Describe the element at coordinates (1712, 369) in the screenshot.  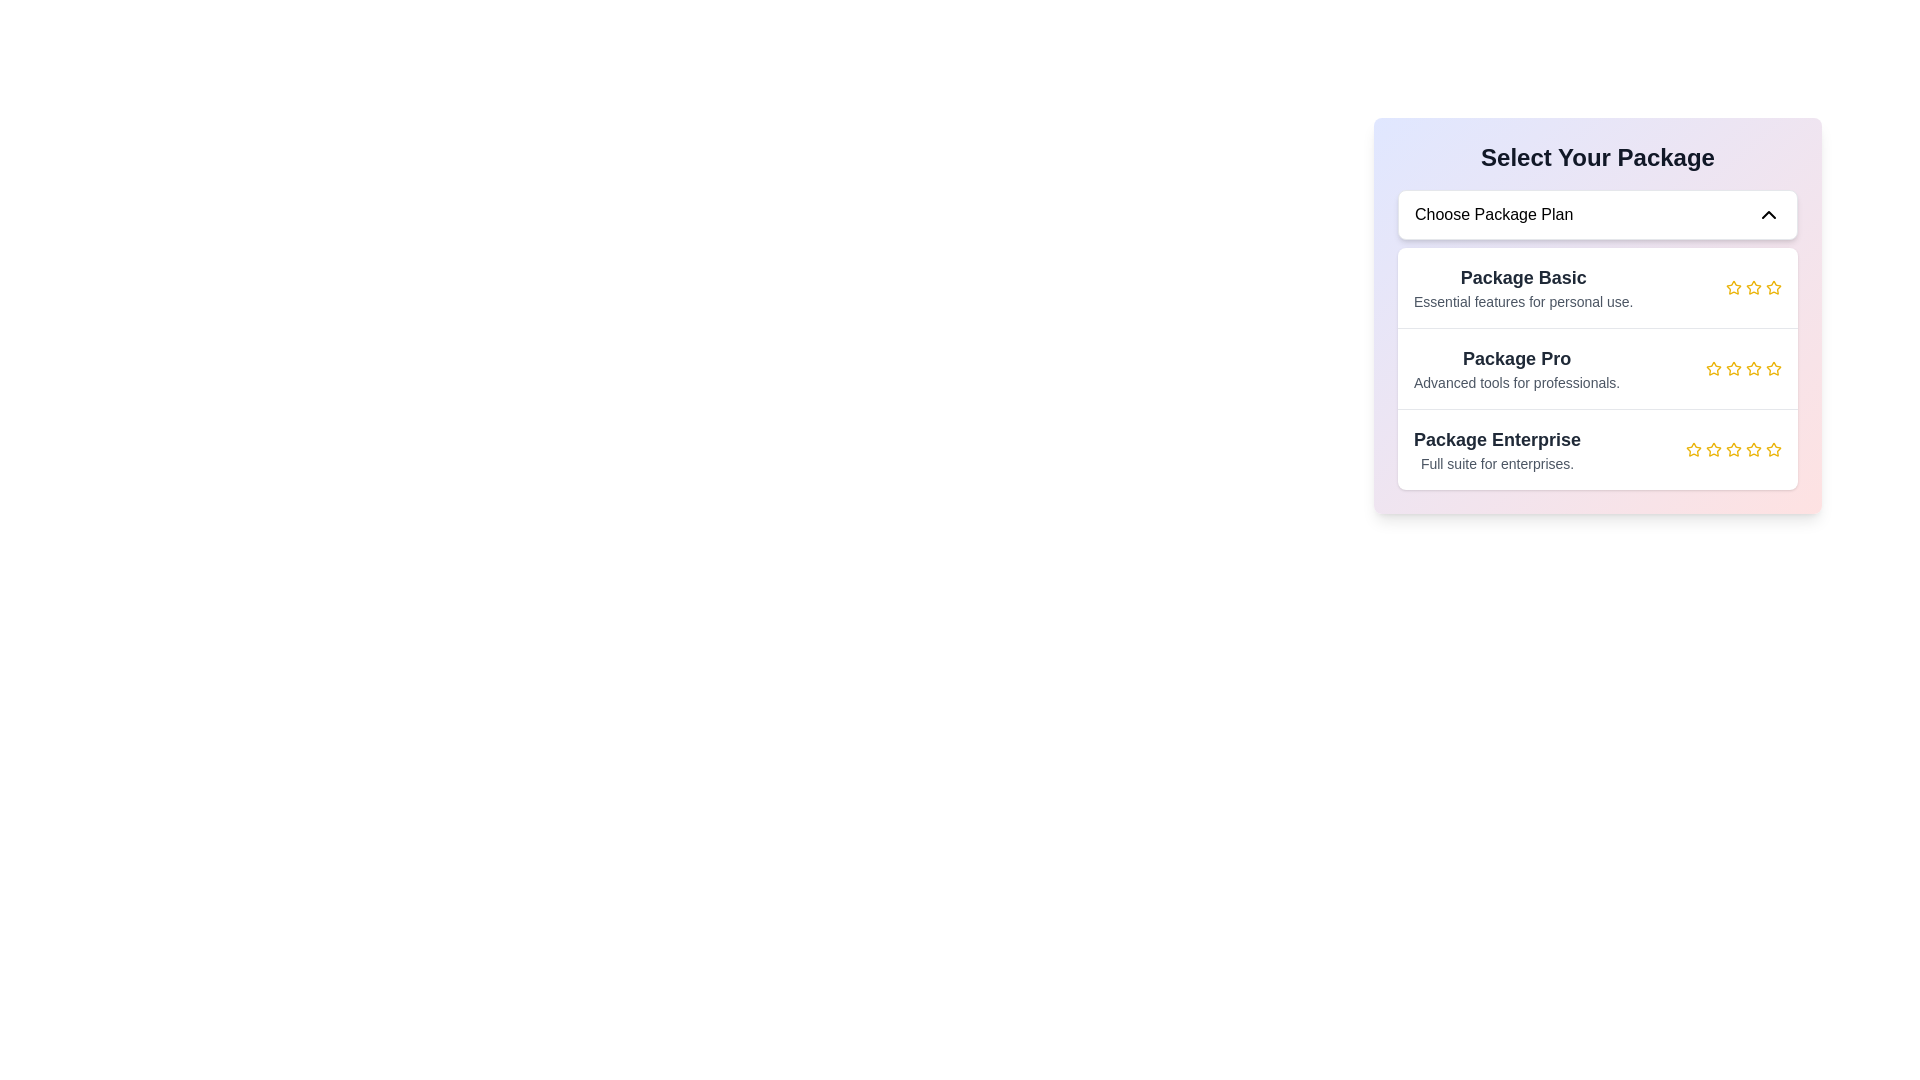
I see `the star icon used for rating the 'Package Pro' option` at that location.